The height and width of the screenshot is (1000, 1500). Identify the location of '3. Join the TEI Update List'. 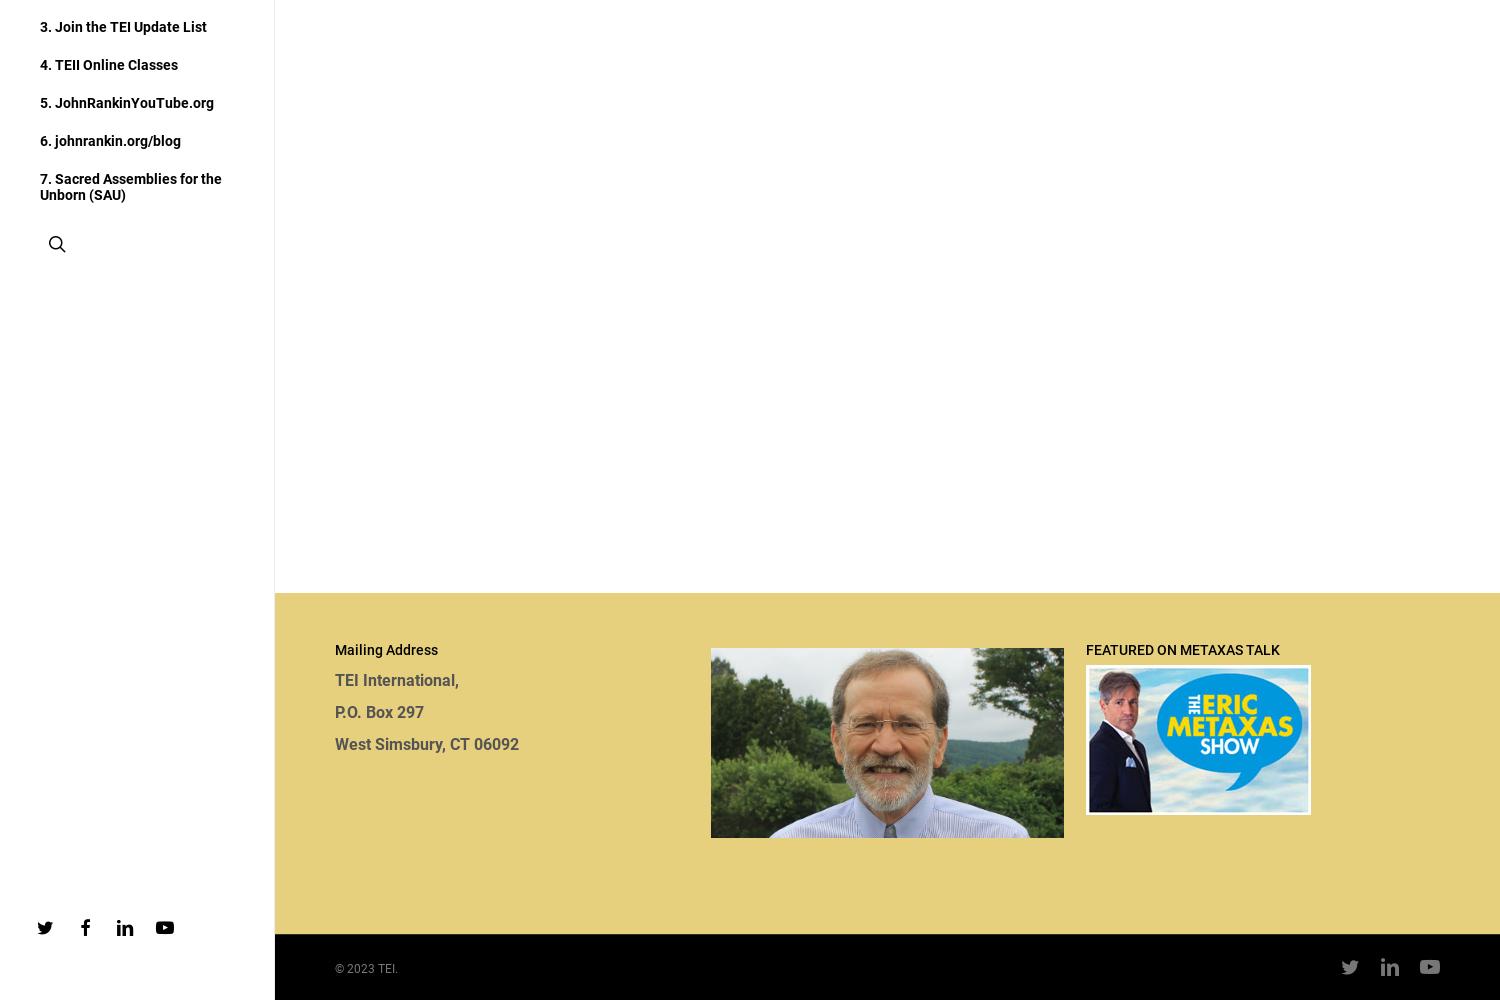
(122, 27).